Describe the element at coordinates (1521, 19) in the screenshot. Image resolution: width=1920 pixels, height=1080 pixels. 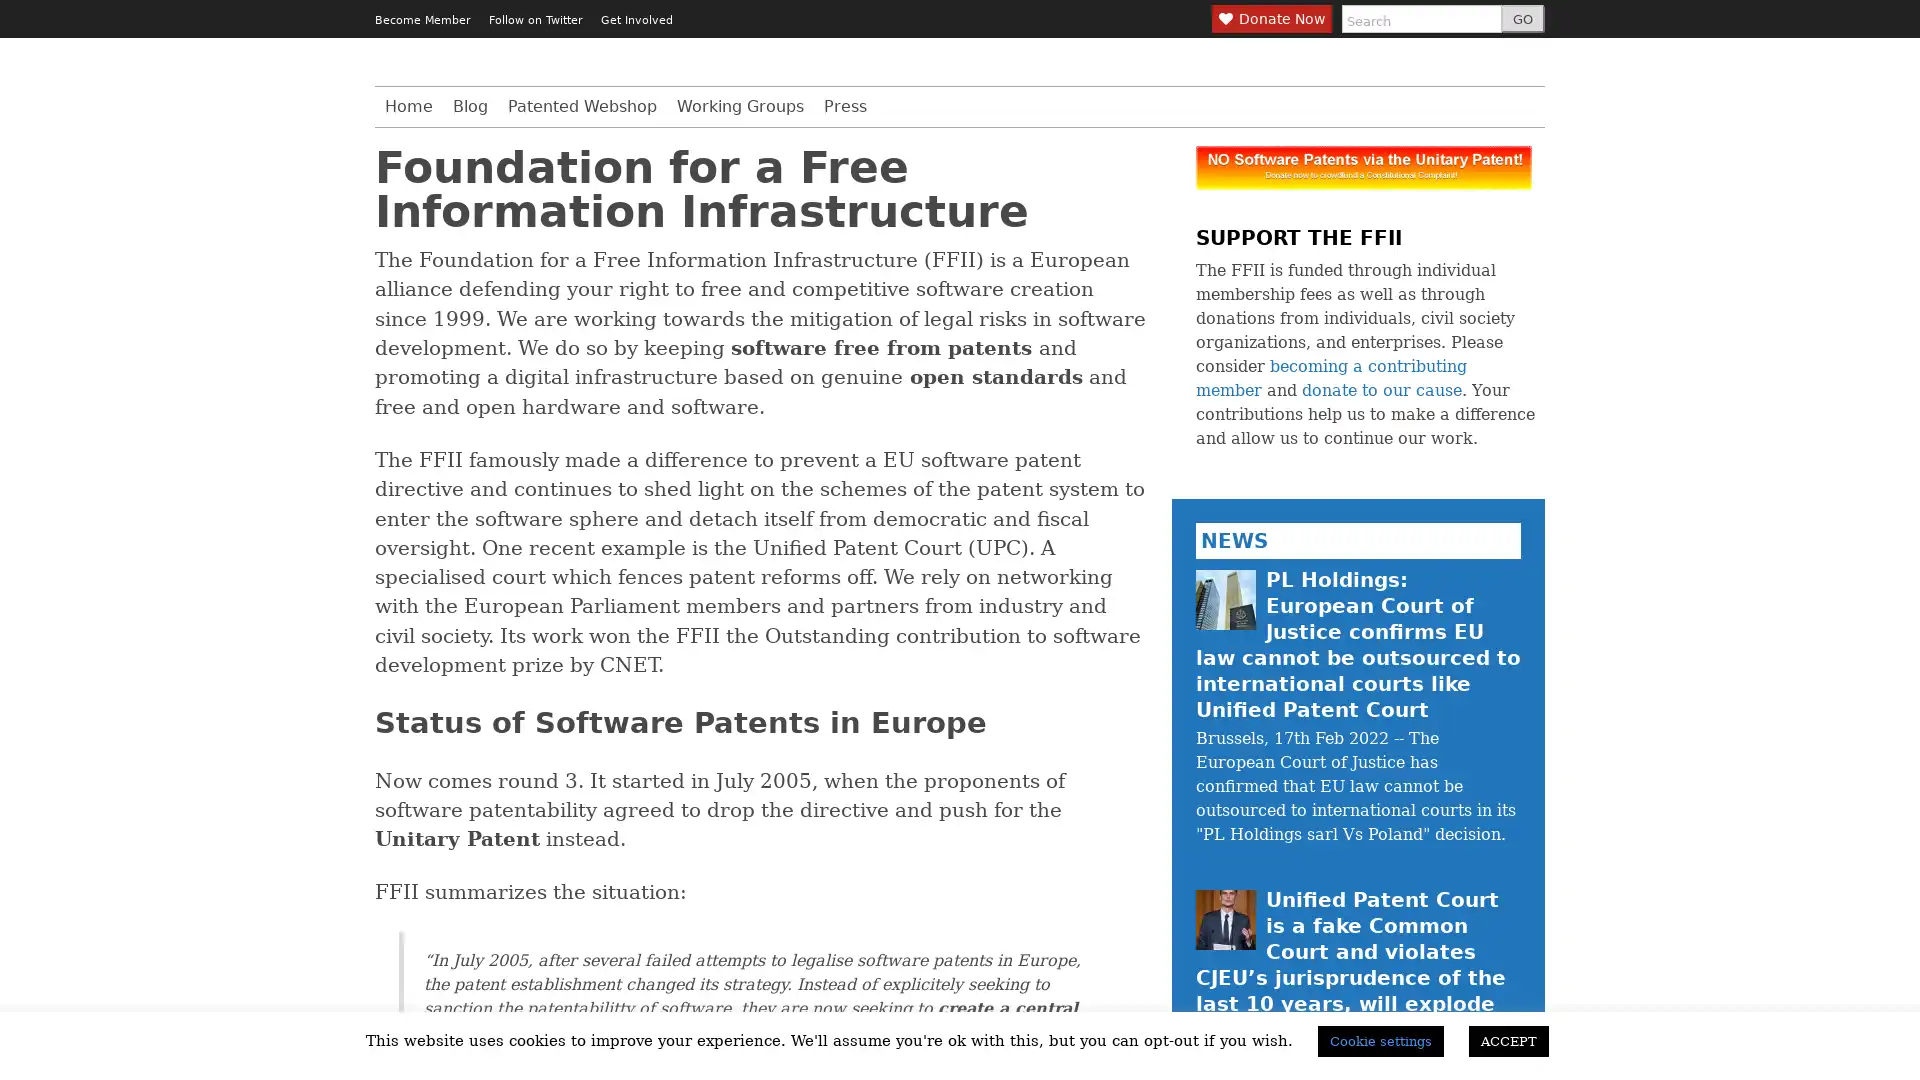
I see `GO` at that location.